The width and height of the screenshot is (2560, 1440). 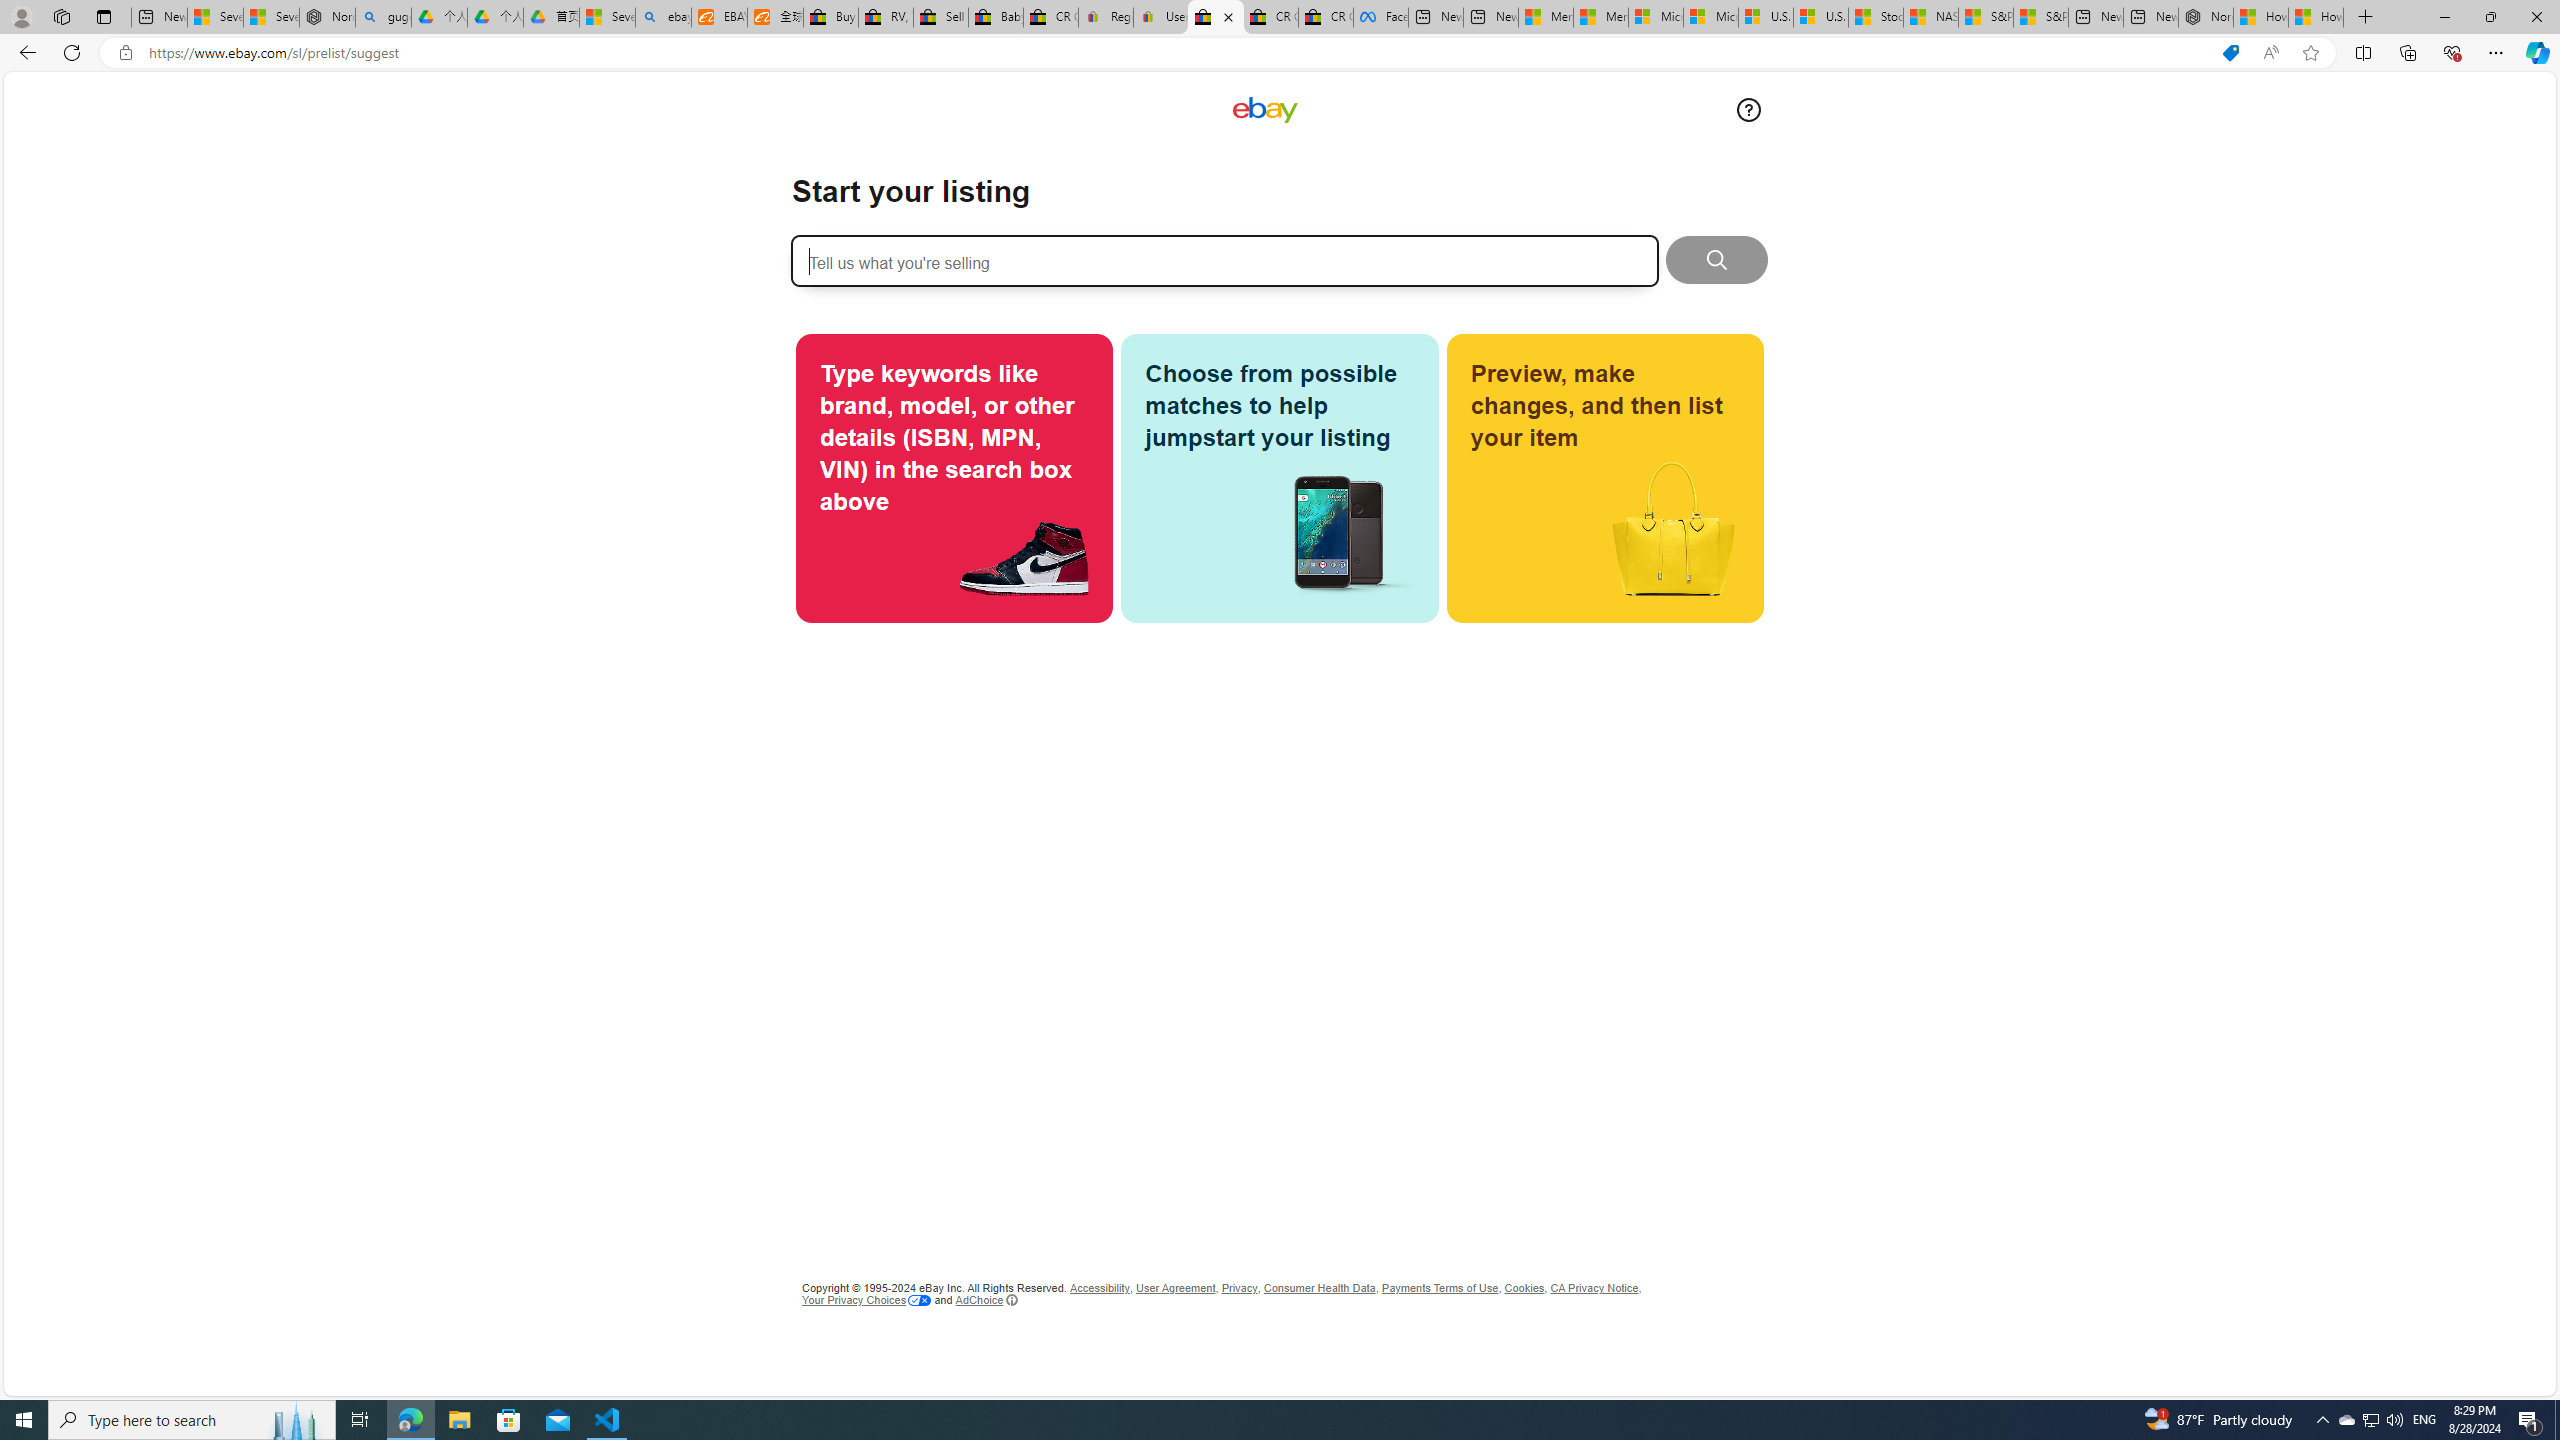 I want to click on 'Sell worldwide with eBay', so click(x=941, y=16).